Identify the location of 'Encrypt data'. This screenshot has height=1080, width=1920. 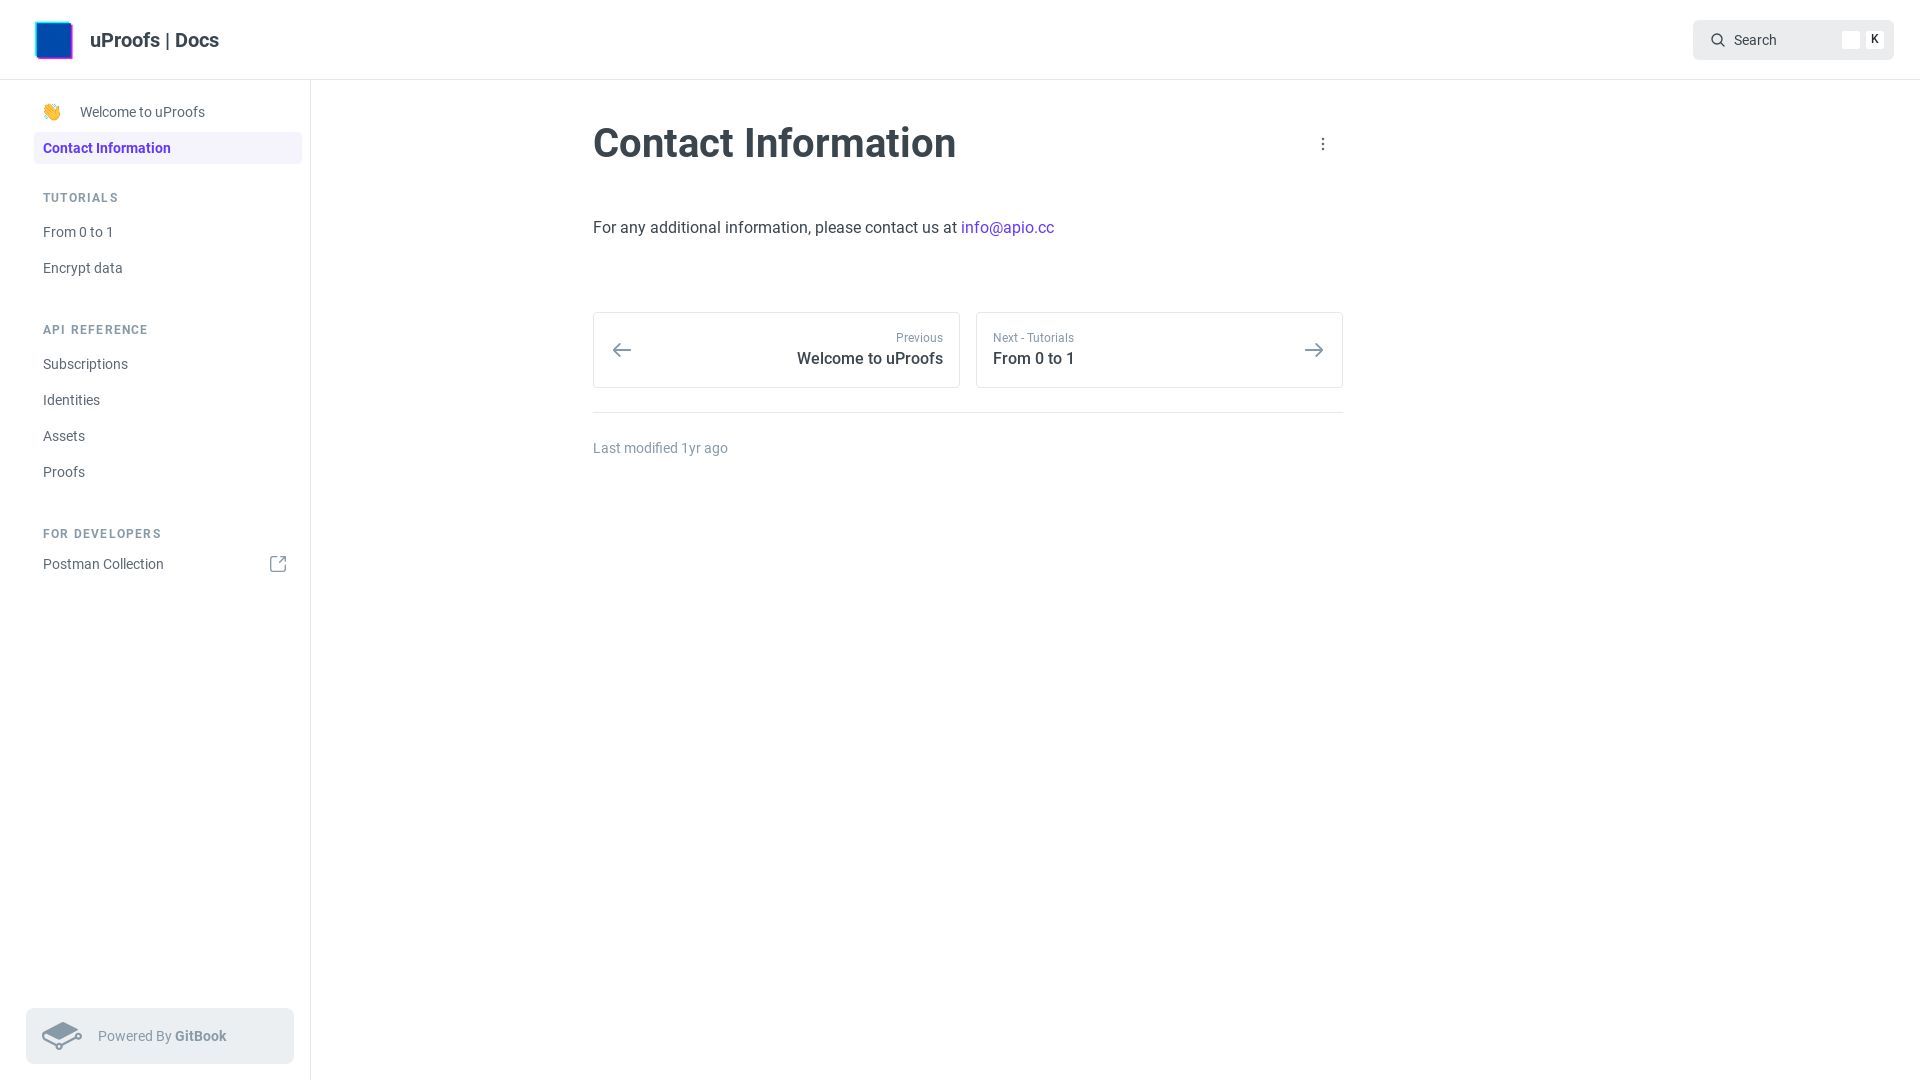
(168, 266).